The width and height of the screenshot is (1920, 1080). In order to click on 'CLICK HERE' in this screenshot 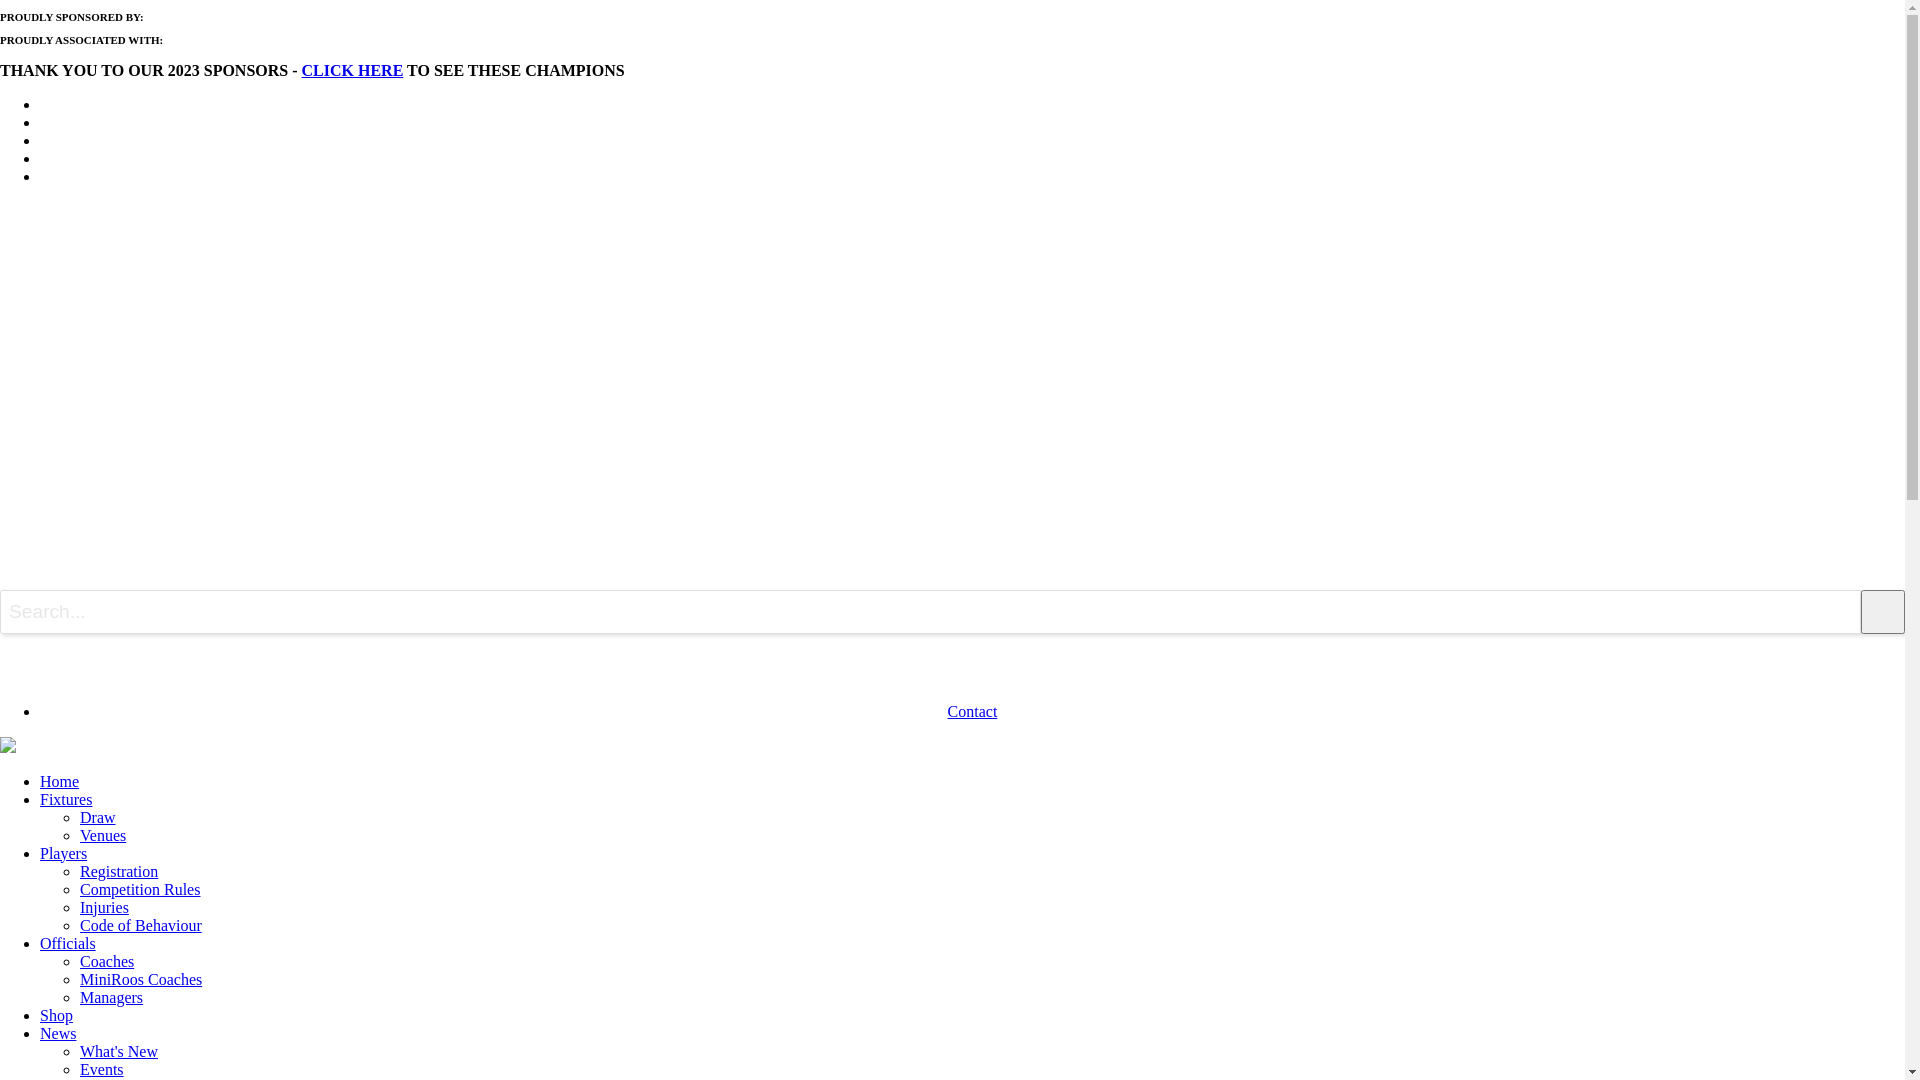, I will do `click(353, 69)`.